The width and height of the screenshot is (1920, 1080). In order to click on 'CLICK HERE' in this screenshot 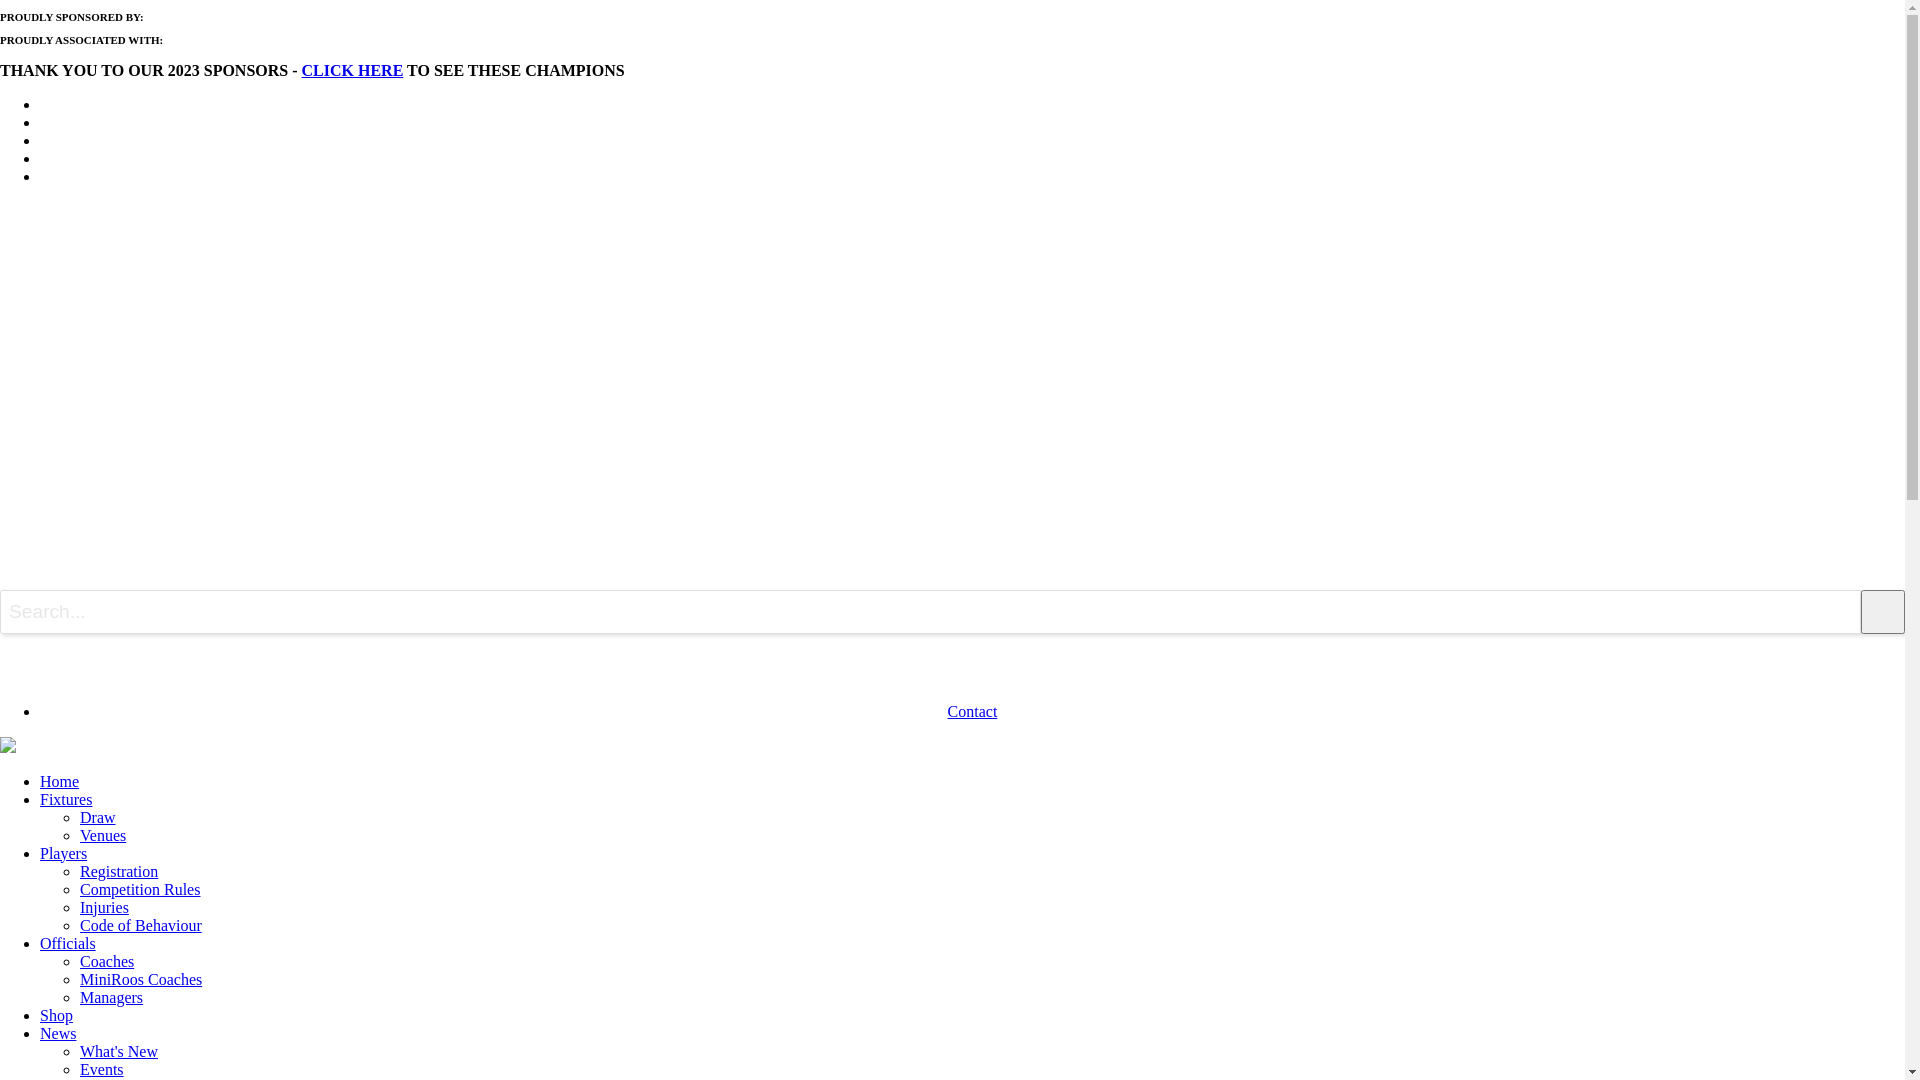, I will do `click(353, 69)`.